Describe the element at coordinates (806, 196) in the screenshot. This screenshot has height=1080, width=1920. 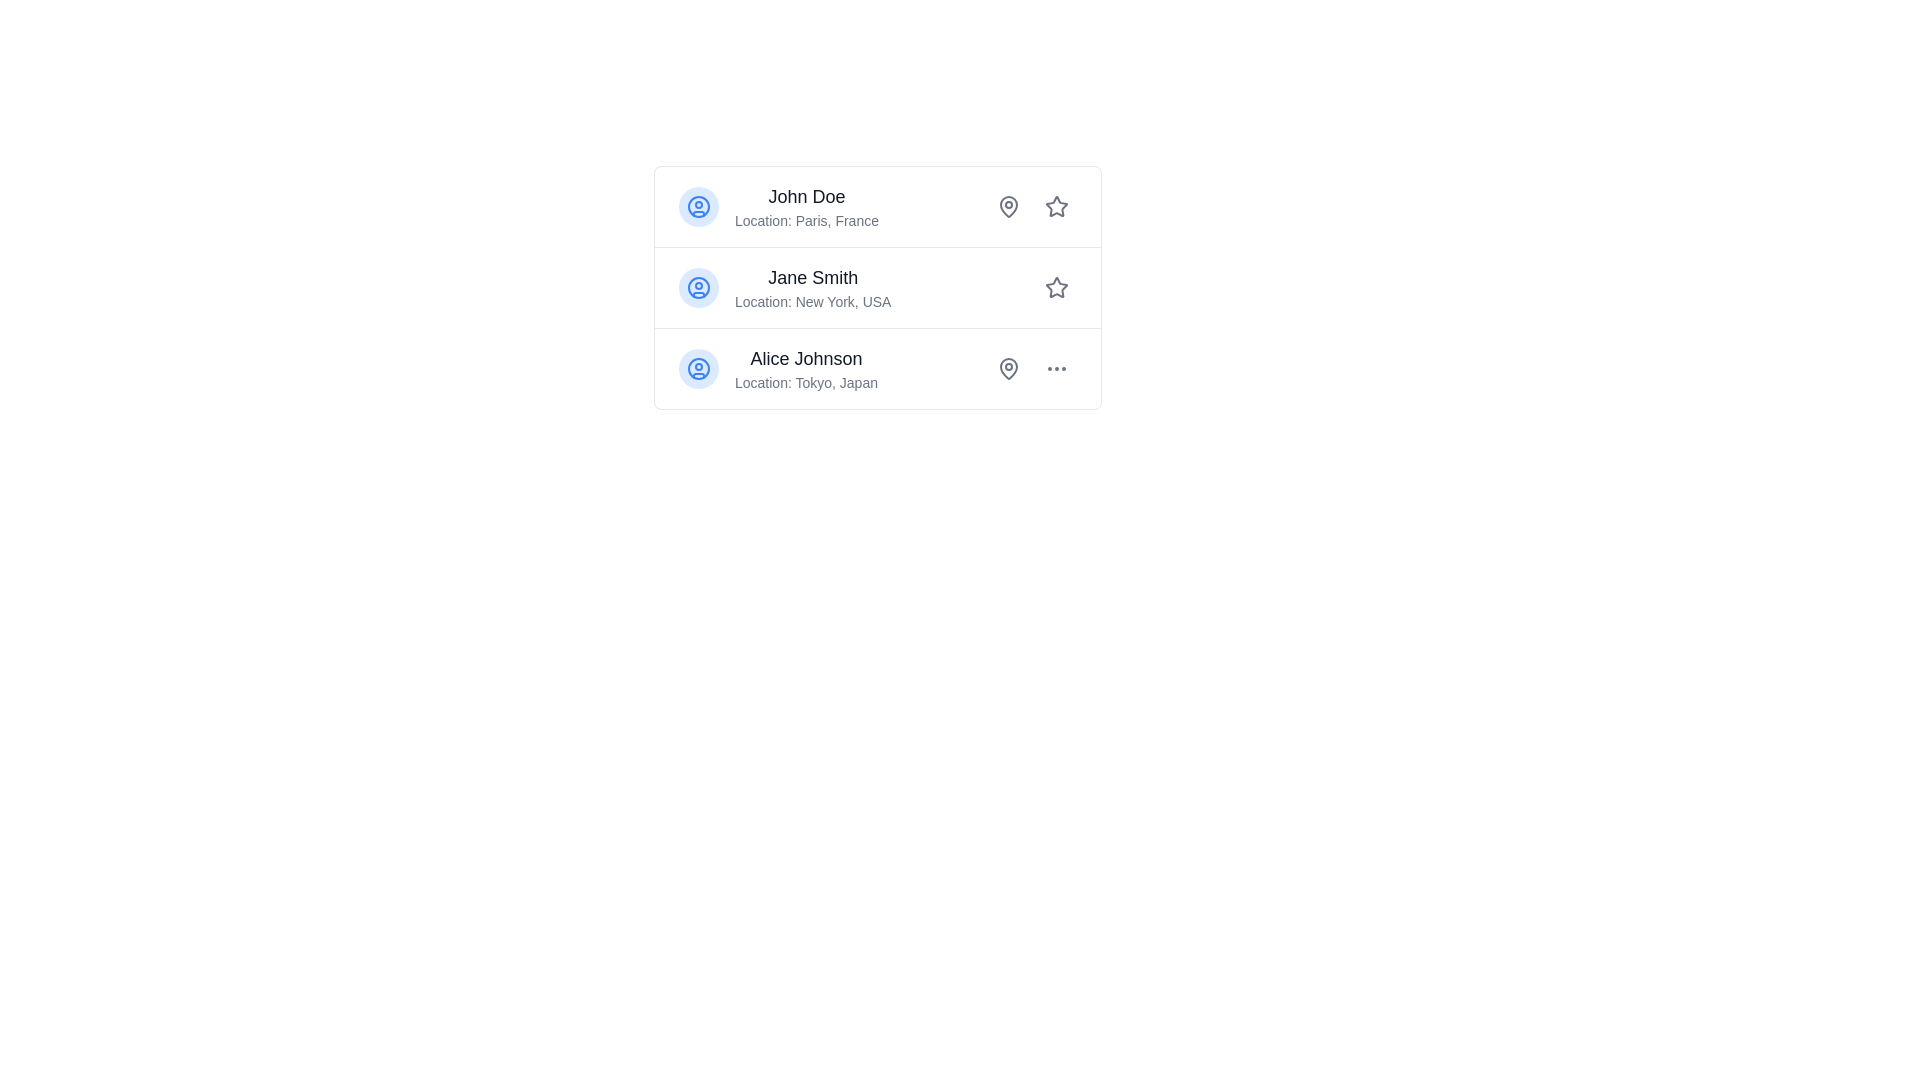
I see `the static text label displaying 'John Doe', which is the first entry's name in a user list, located adjacent to a circular user icon` at that location.